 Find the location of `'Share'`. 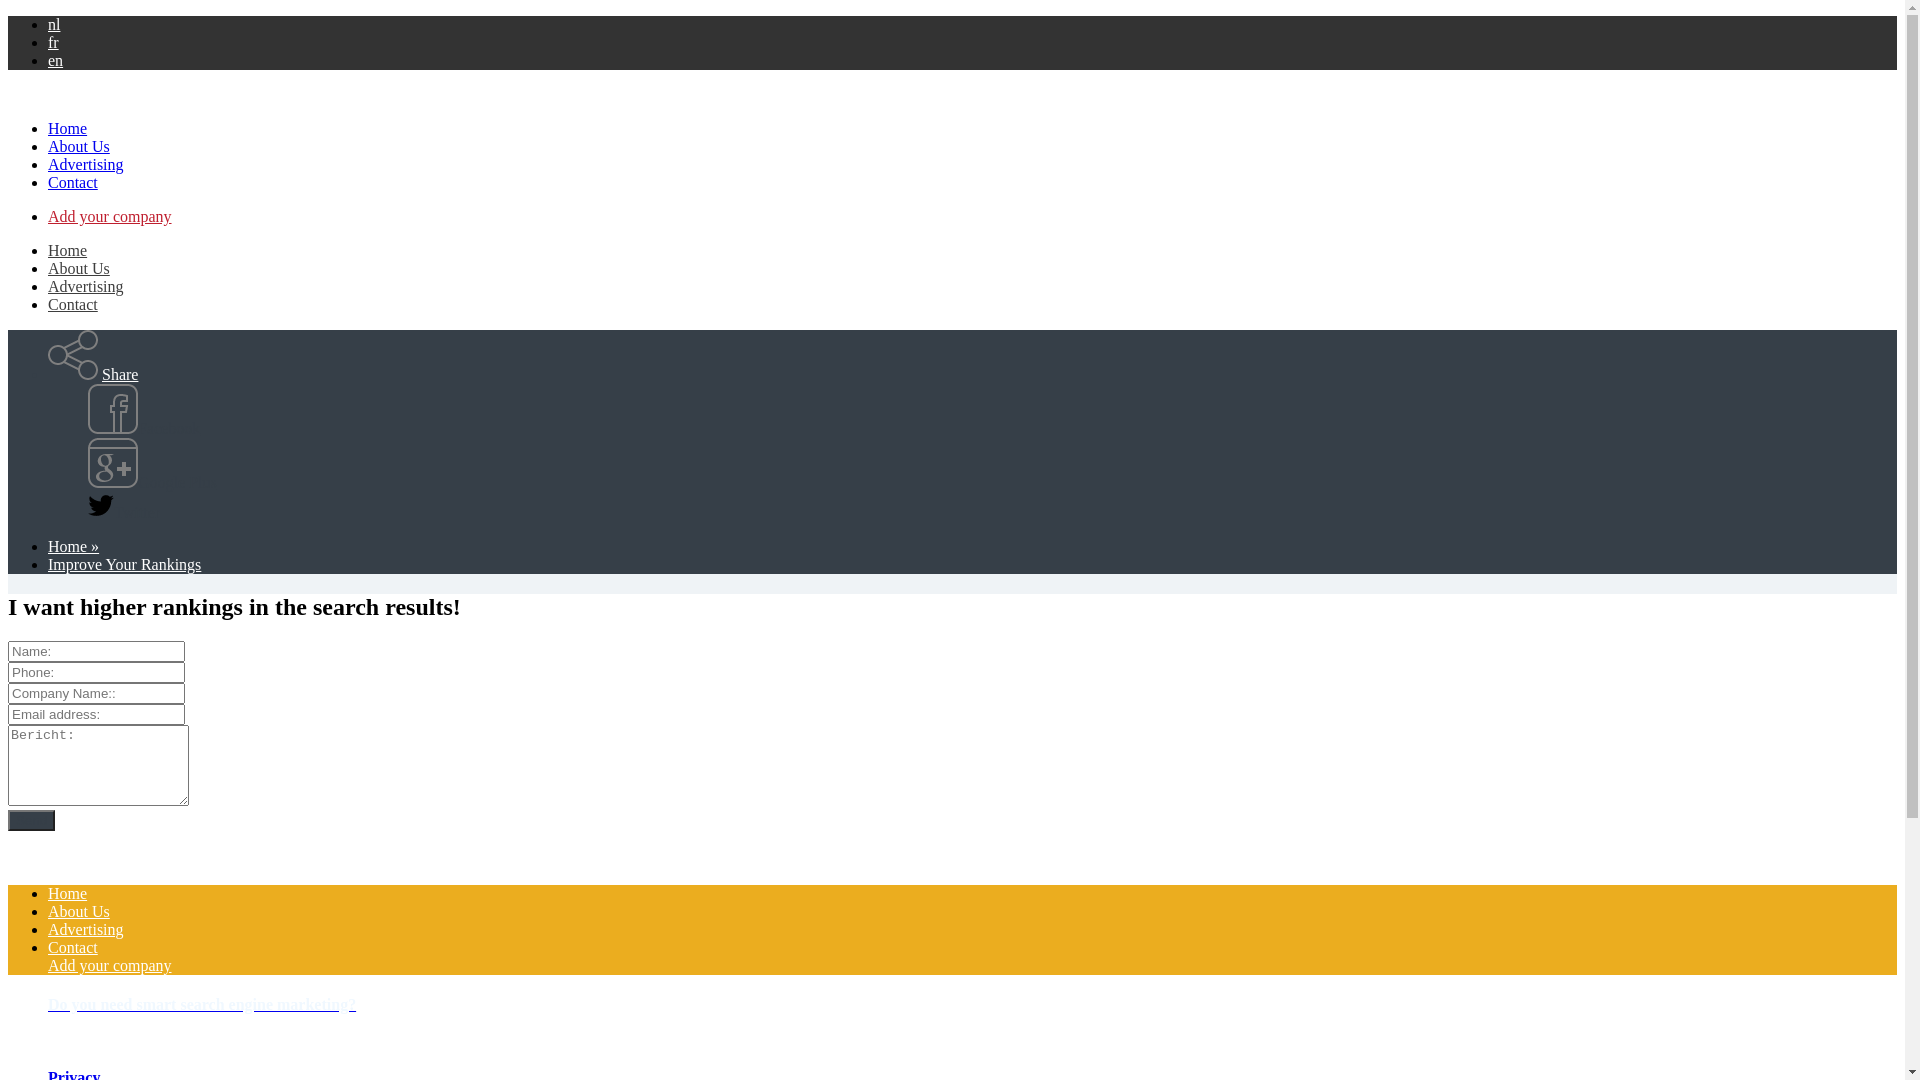

'Share' is located at coordinates (119, 374).